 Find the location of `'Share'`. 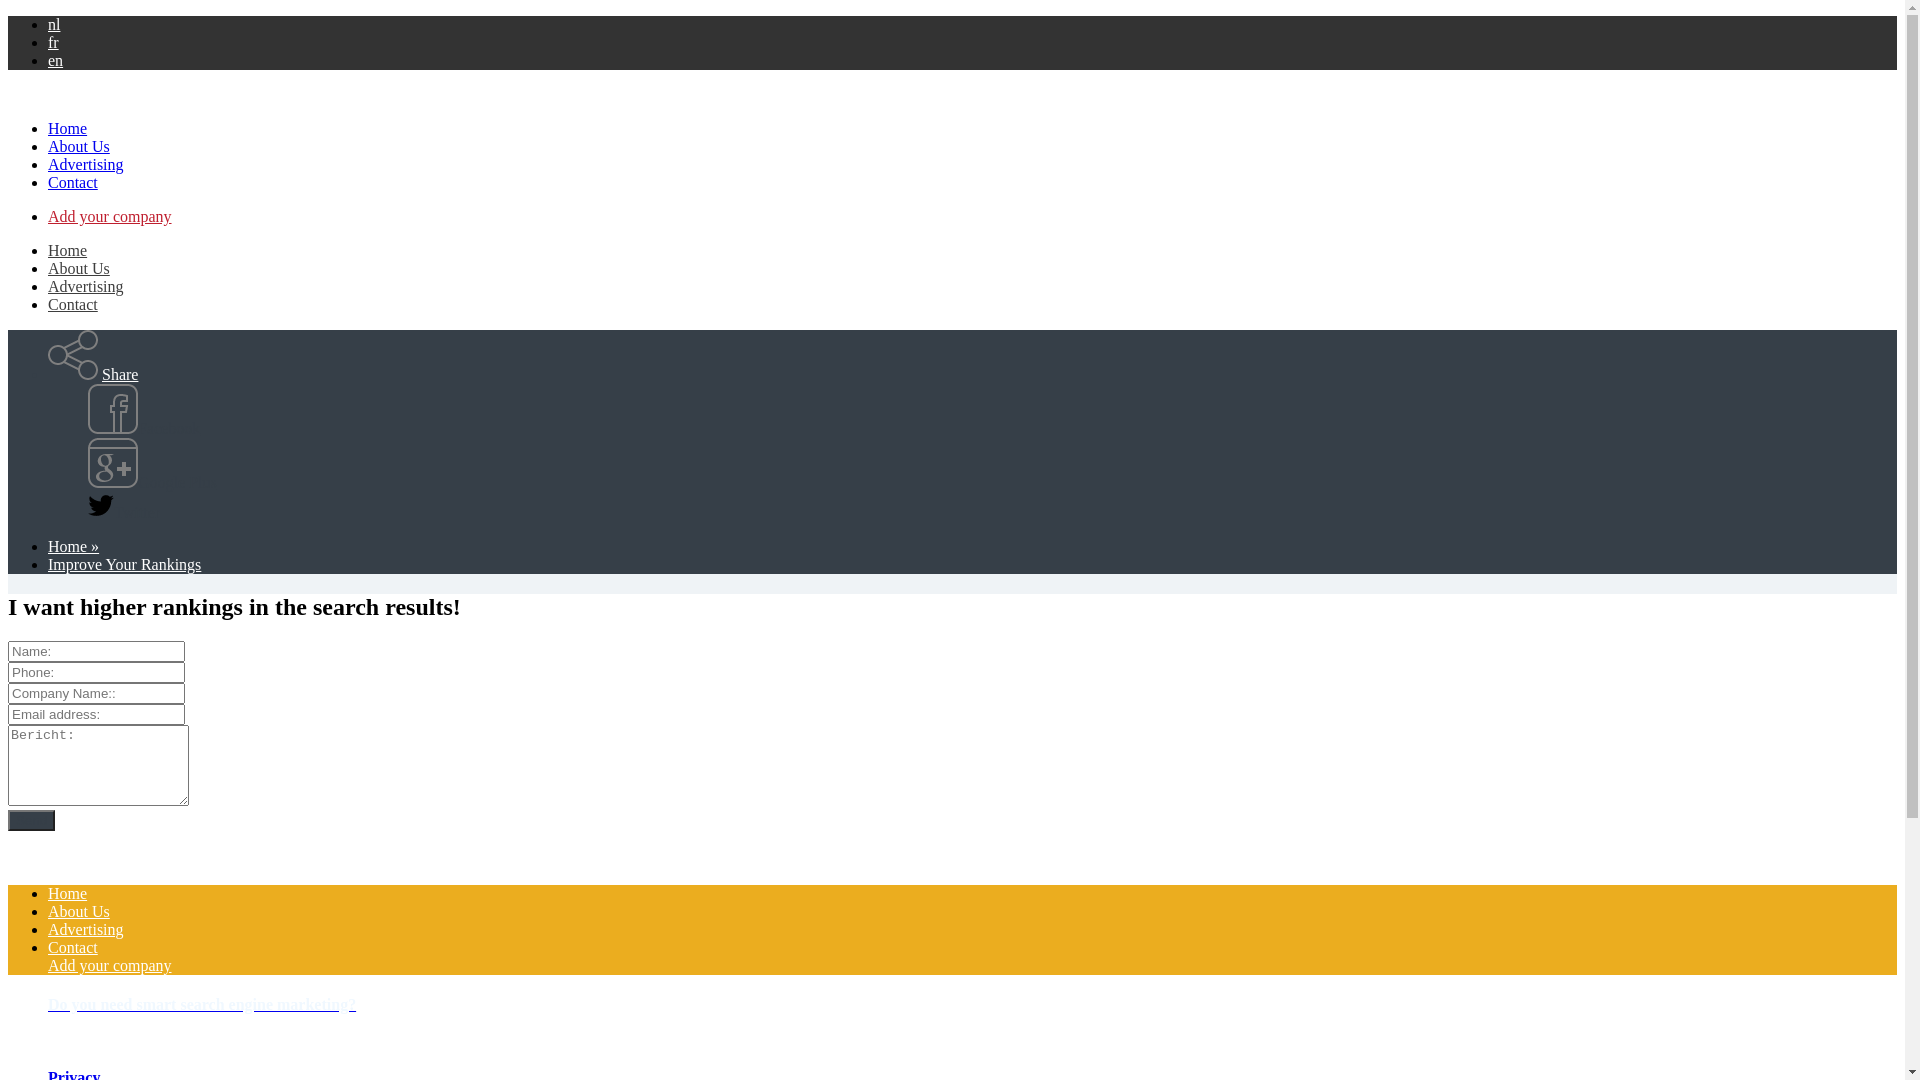

'Share' is located at coordinates (119, 374).